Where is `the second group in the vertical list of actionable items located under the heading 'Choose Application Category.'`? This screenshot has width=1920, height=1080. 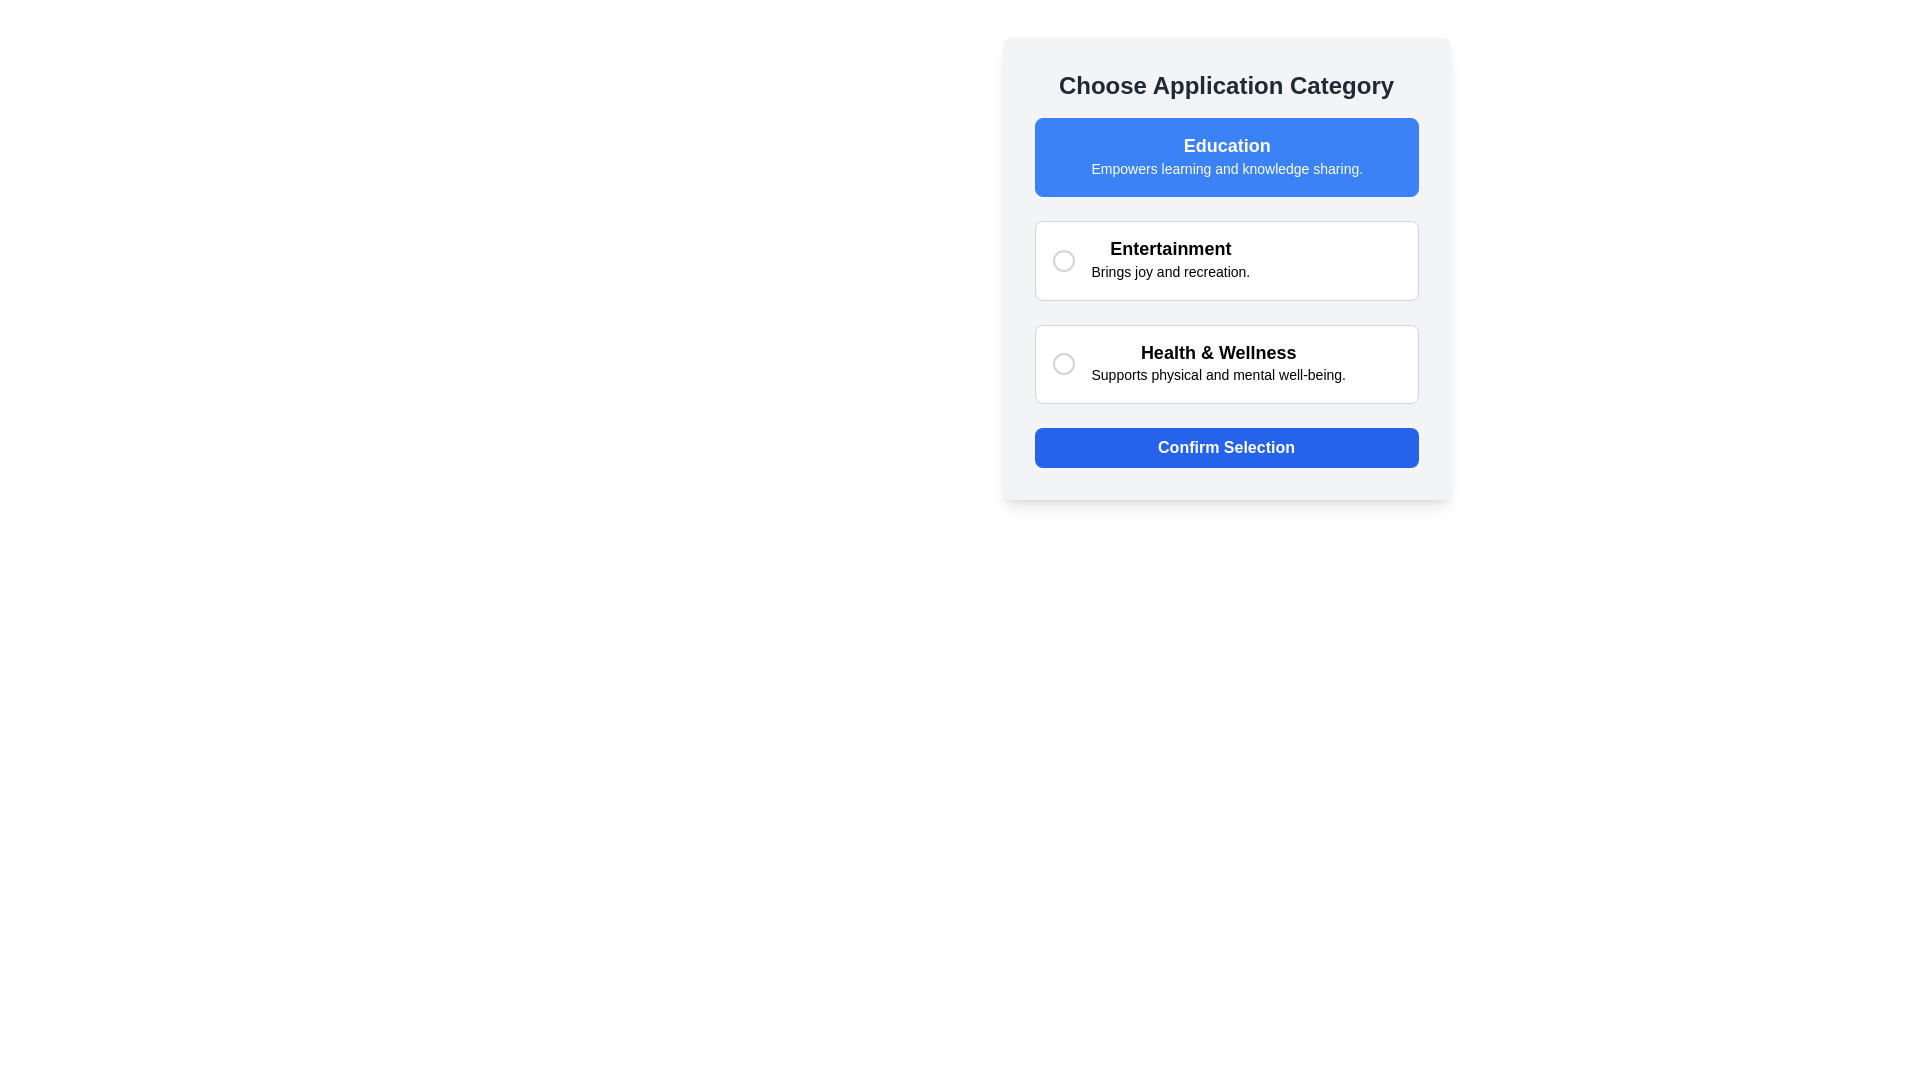 the second group in the vertical list of actionable items located under the heading 'Choose Application Category.' is located at coordinates (1225, 259).